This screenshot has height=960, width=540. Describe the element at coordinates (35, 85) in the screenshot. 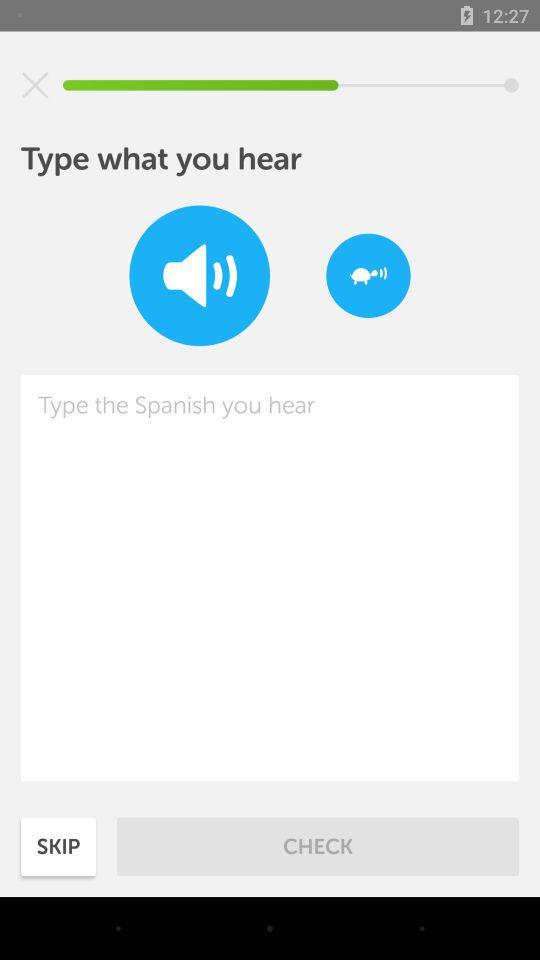

I see `stop/close recording` at that location.